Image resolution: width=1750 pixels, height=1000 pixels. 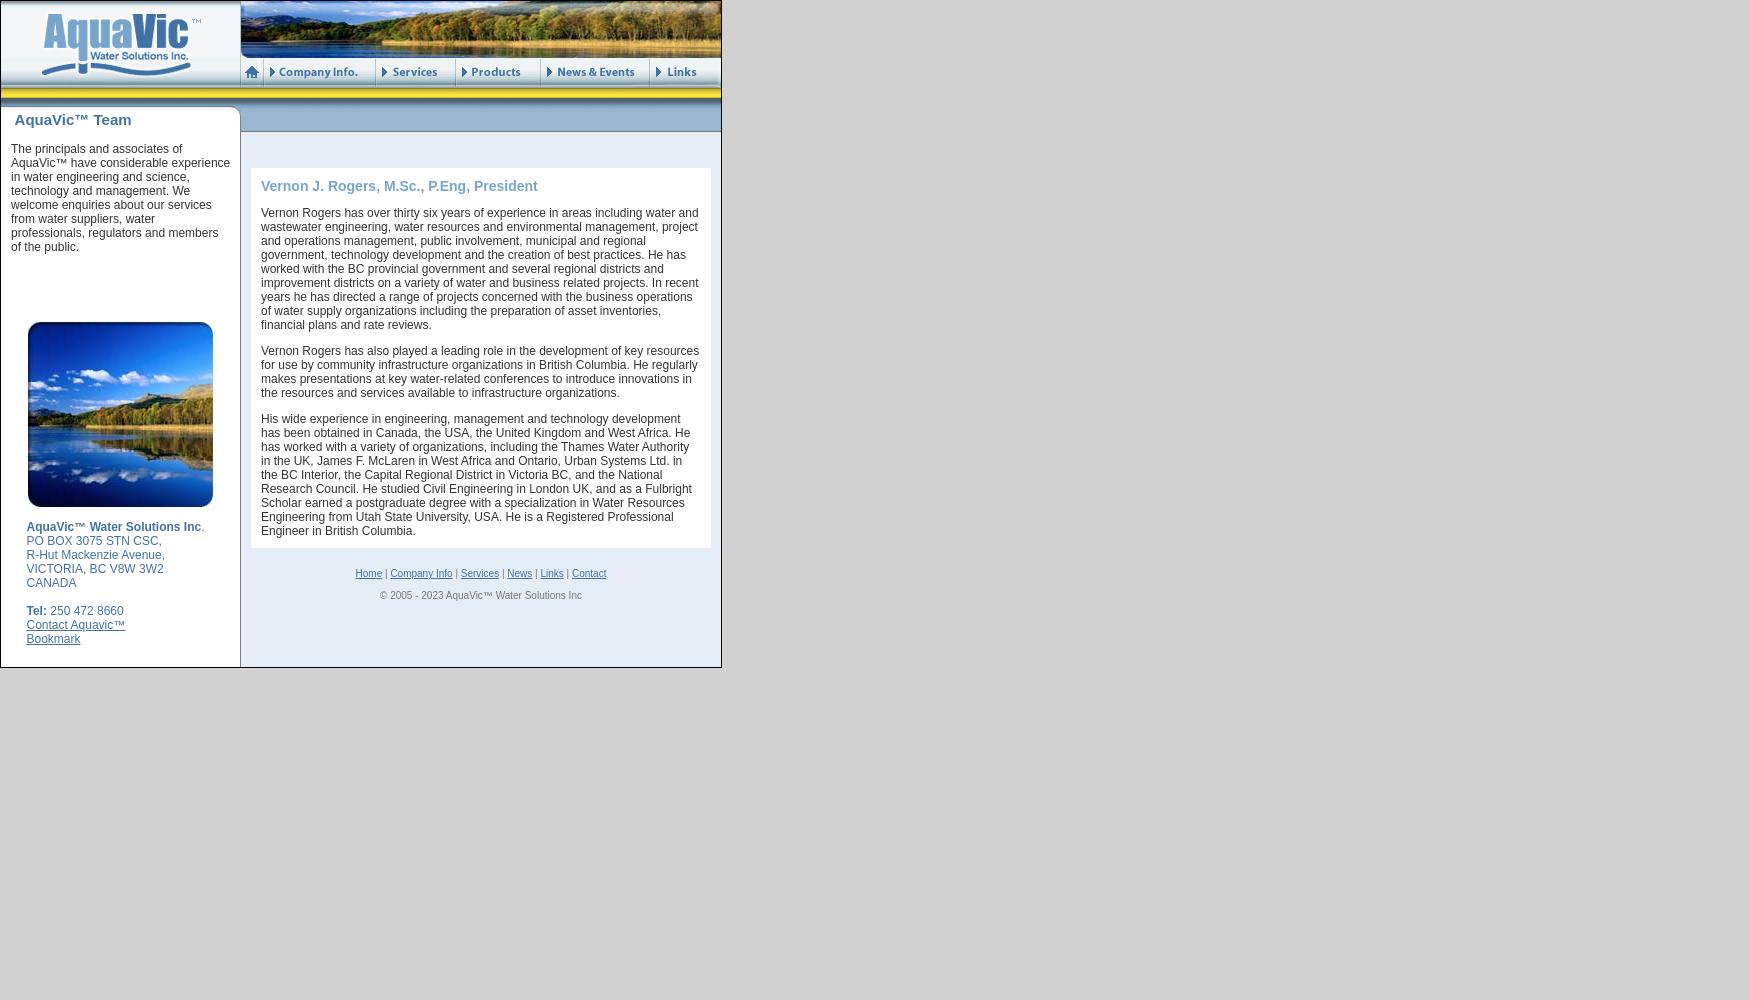 I want to click on 'PO BOX 3075 STN CSC,', so click(x=93, y=541).